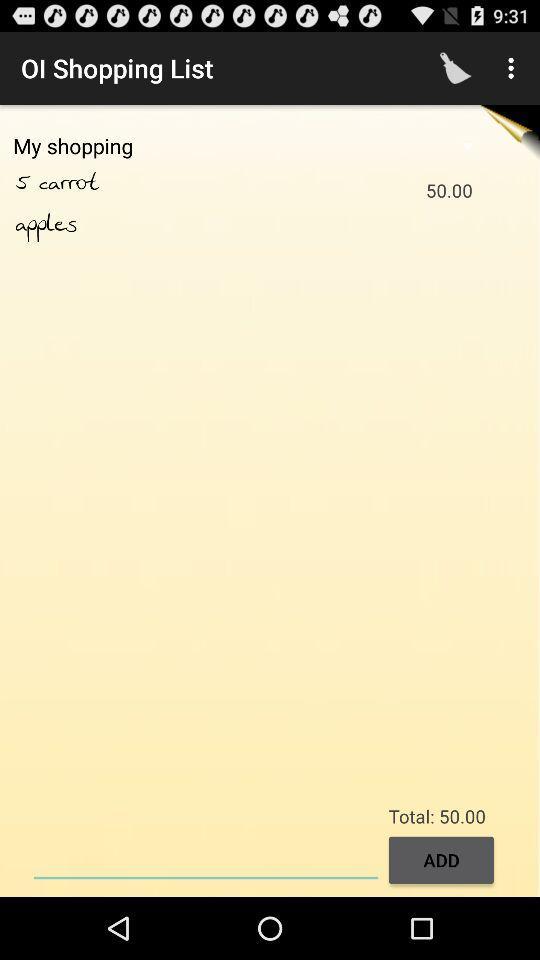 This screenshot has width=540, height=960. What do you see at coordinates (26, 183) in the screenshot?
I see `5  item` at bounding box center [26, 183].